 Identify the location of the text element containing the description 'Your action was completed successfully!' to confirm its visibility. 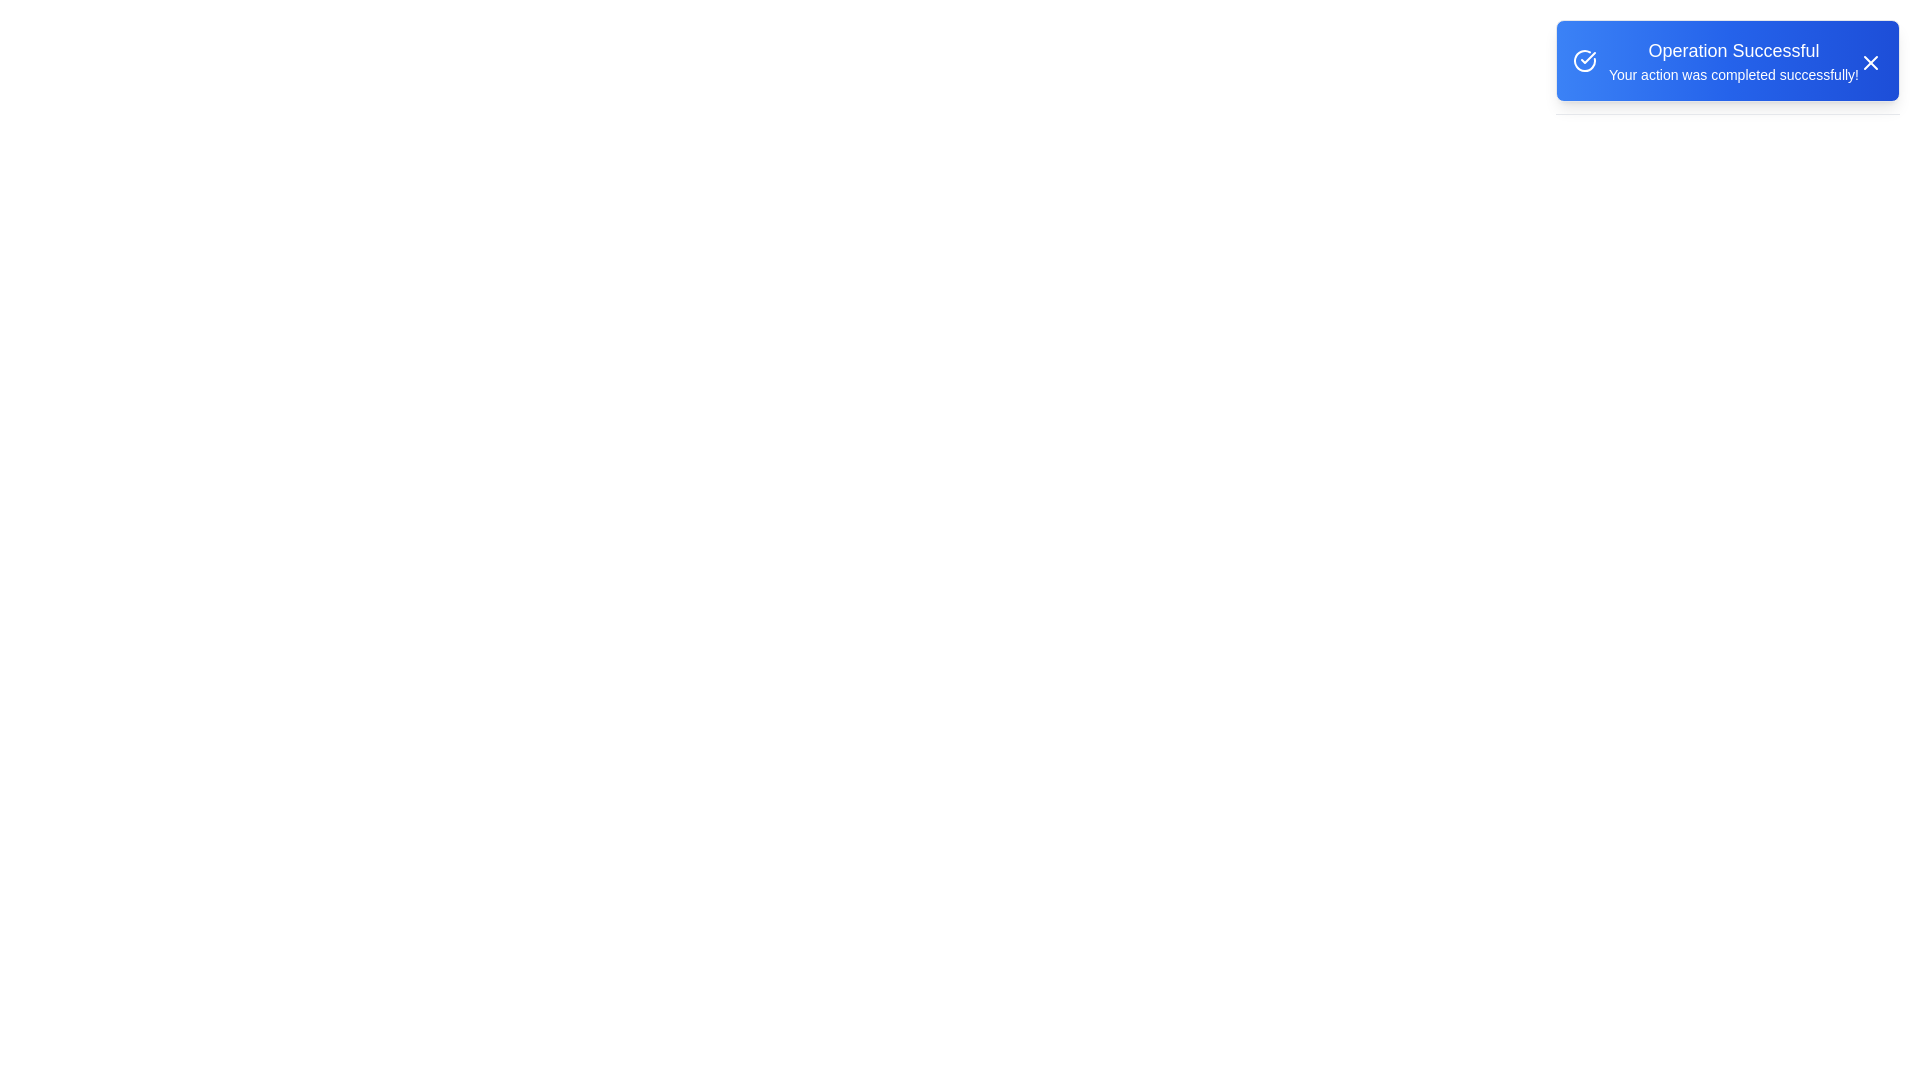
(1732, 73).